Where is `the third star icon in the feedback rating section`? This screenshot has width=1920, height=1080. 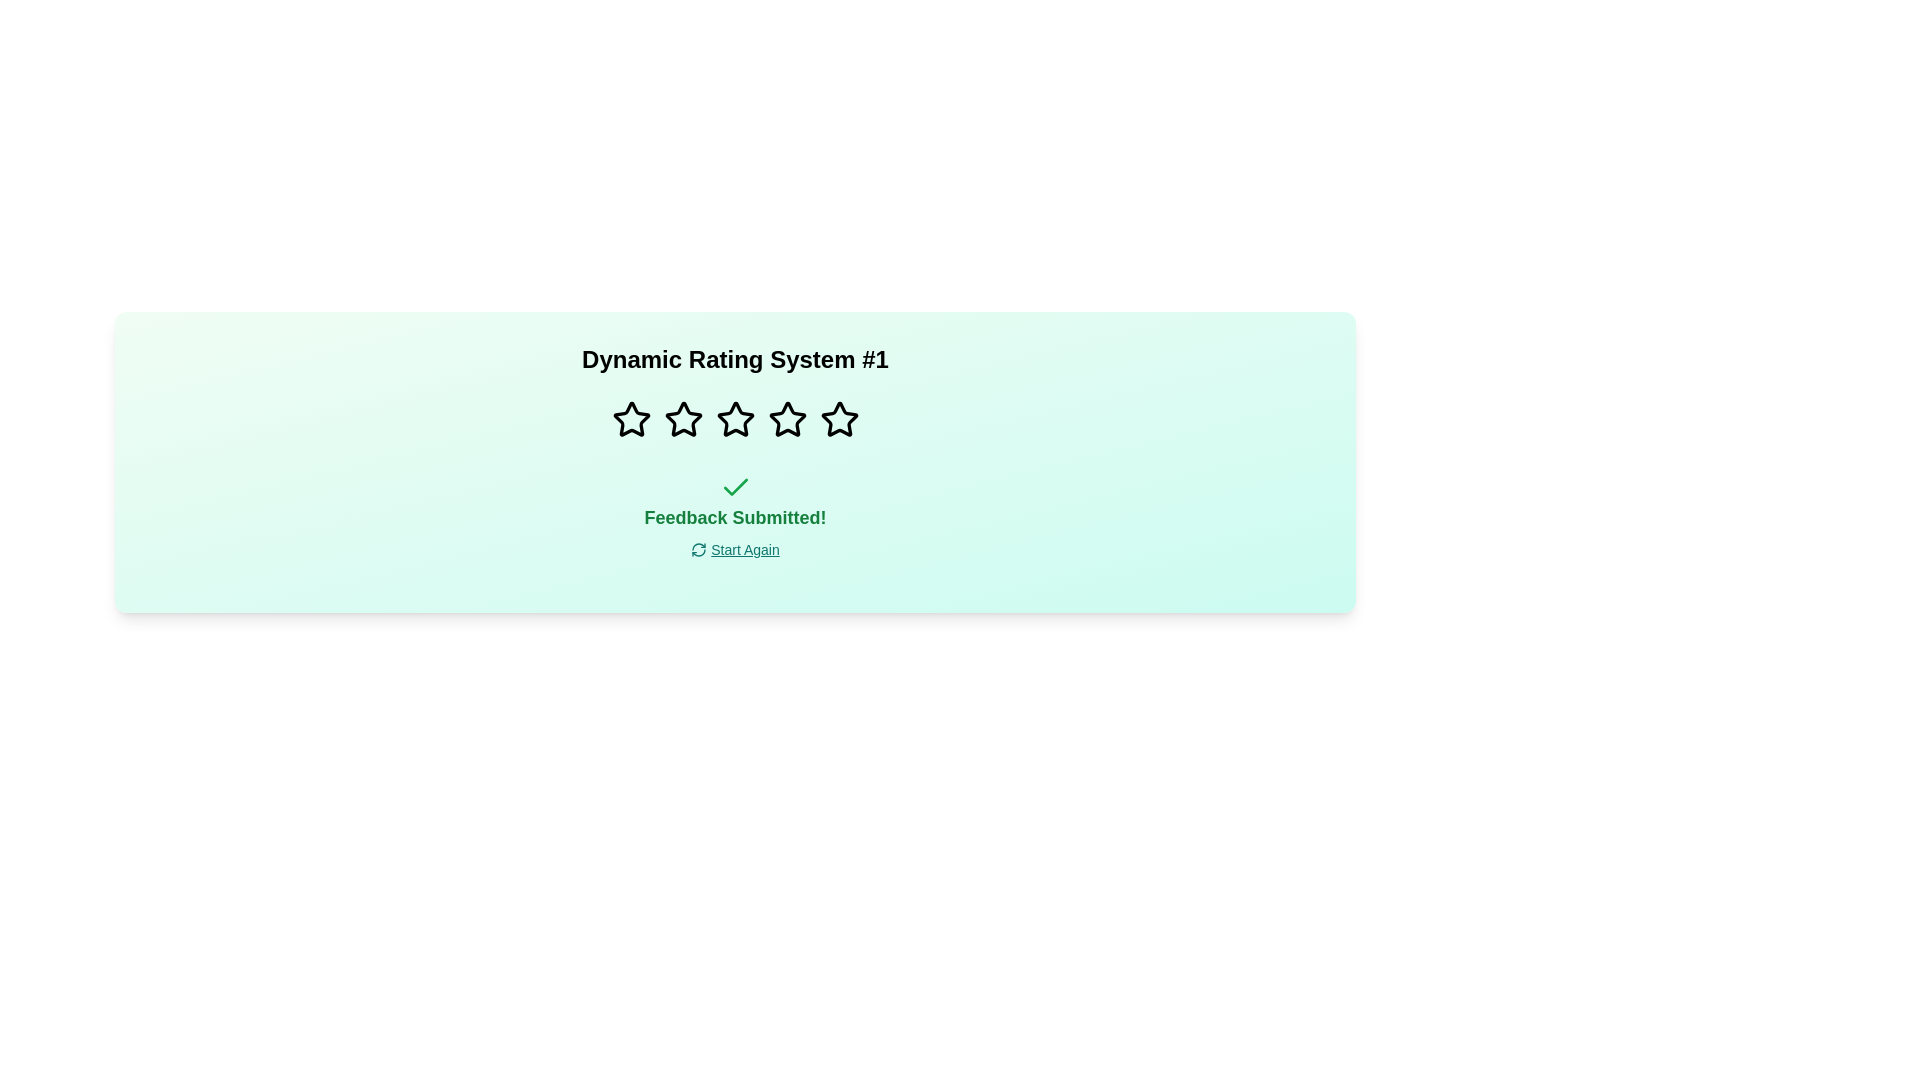
the third star icon in the feedback rating section is located at coordinates (734, 419).